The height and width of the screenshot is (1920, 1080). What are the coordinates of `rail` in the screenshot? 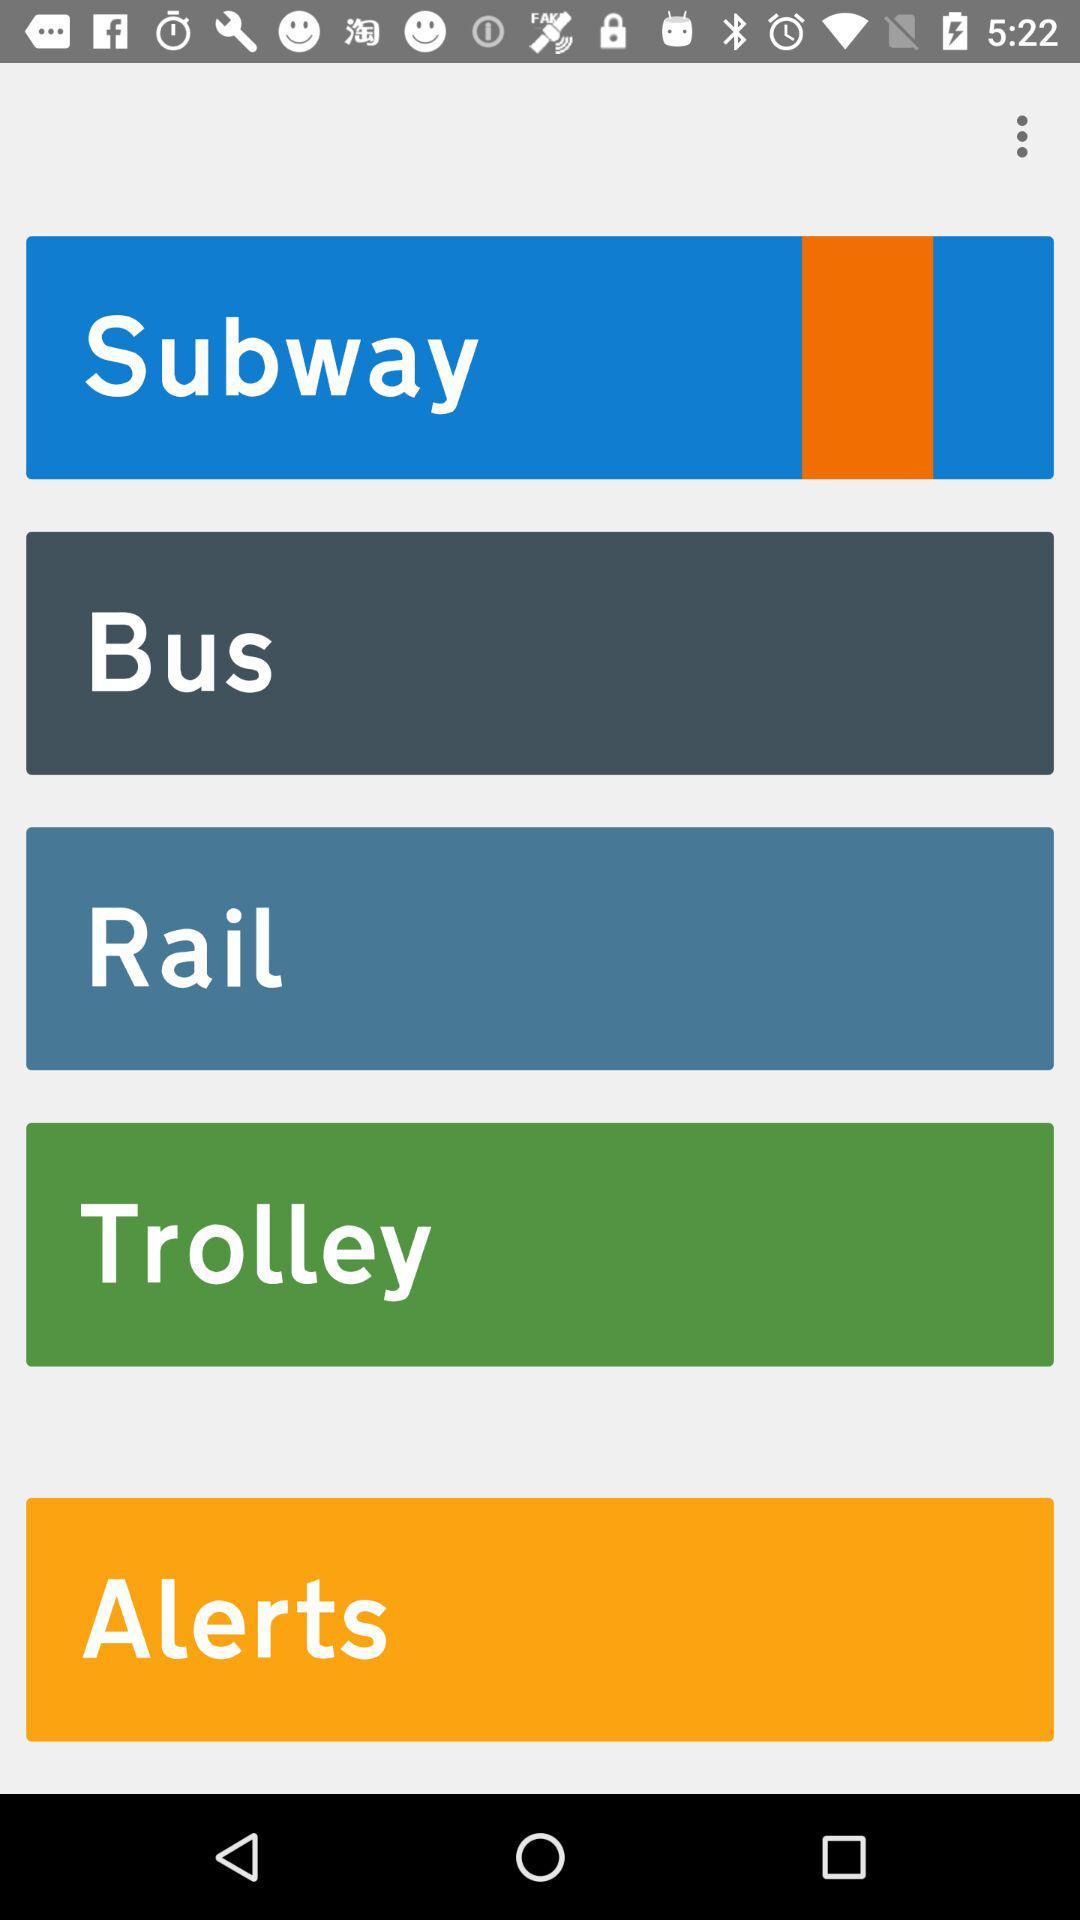 It's located at (540, 947).